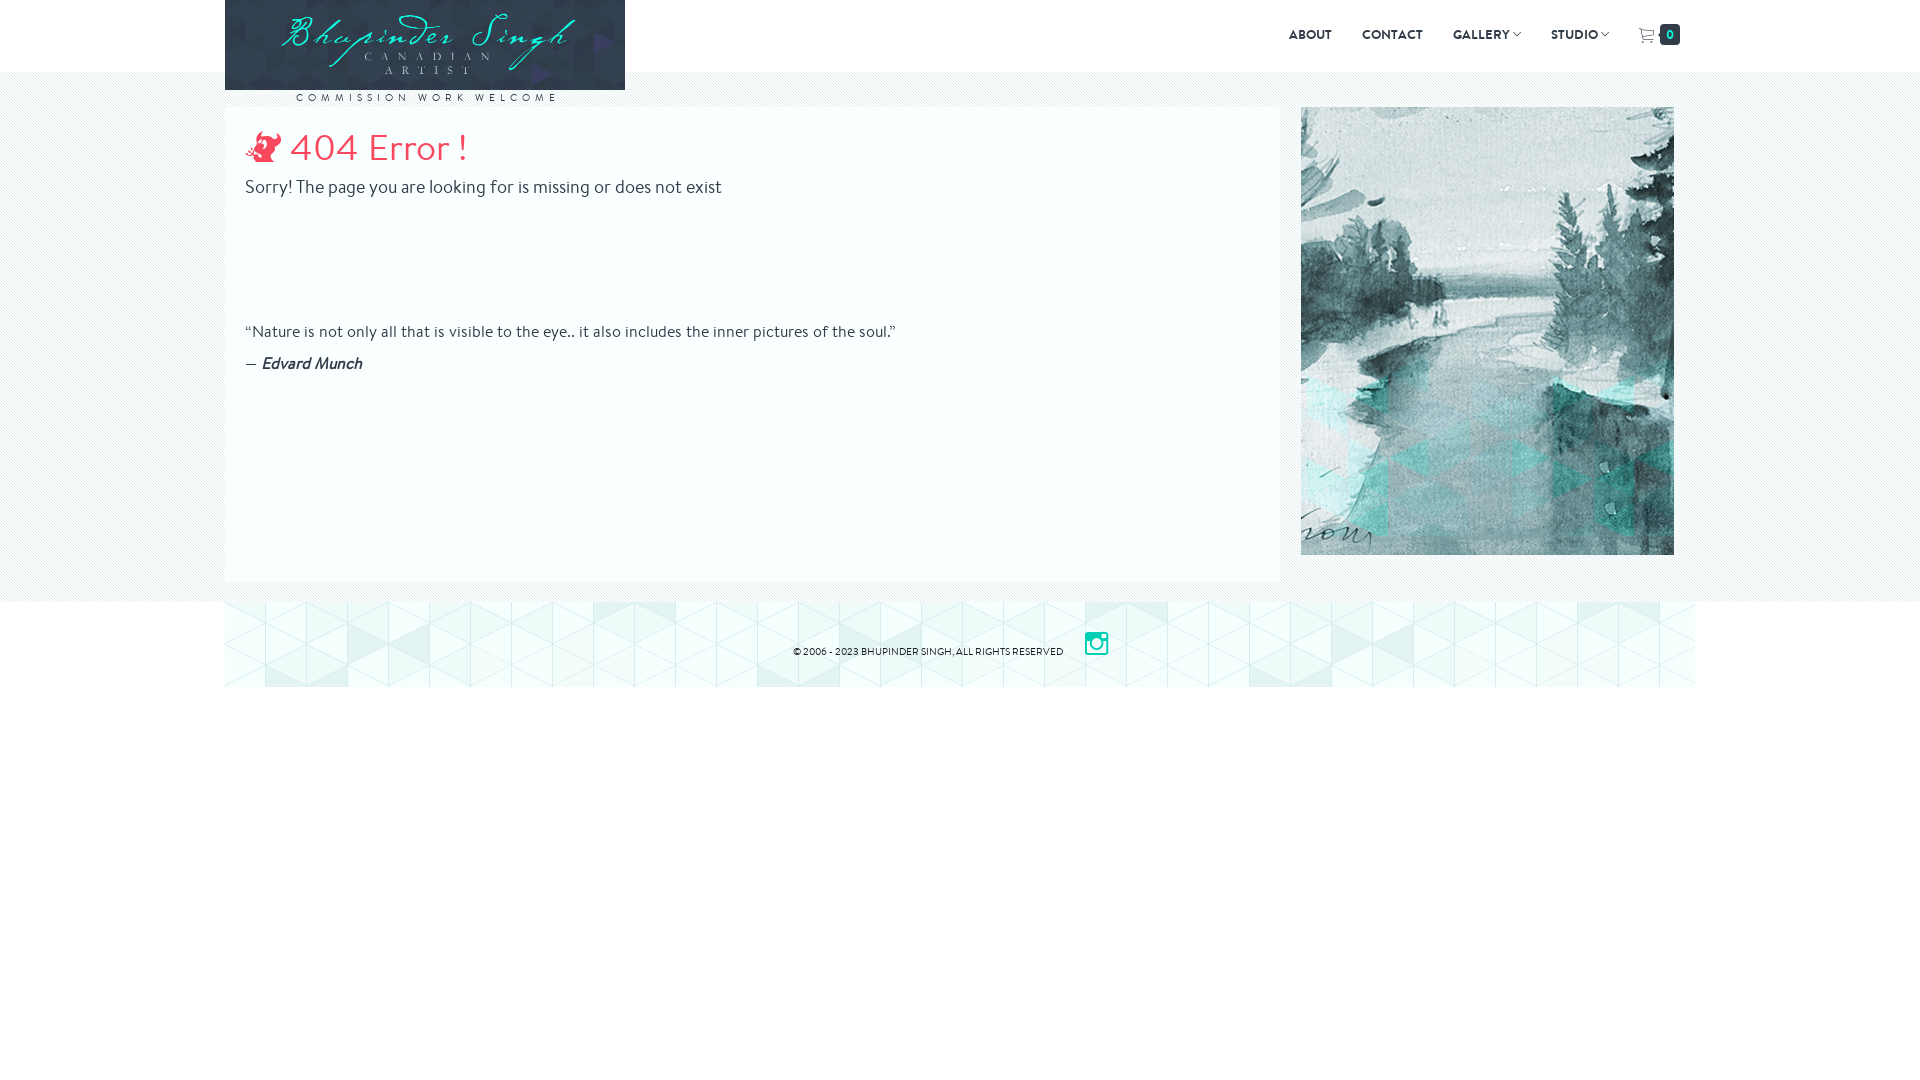 The width and height of the screenshot is (1920, 1080). I want to click on 'GALLERY', so click(1487, 34).